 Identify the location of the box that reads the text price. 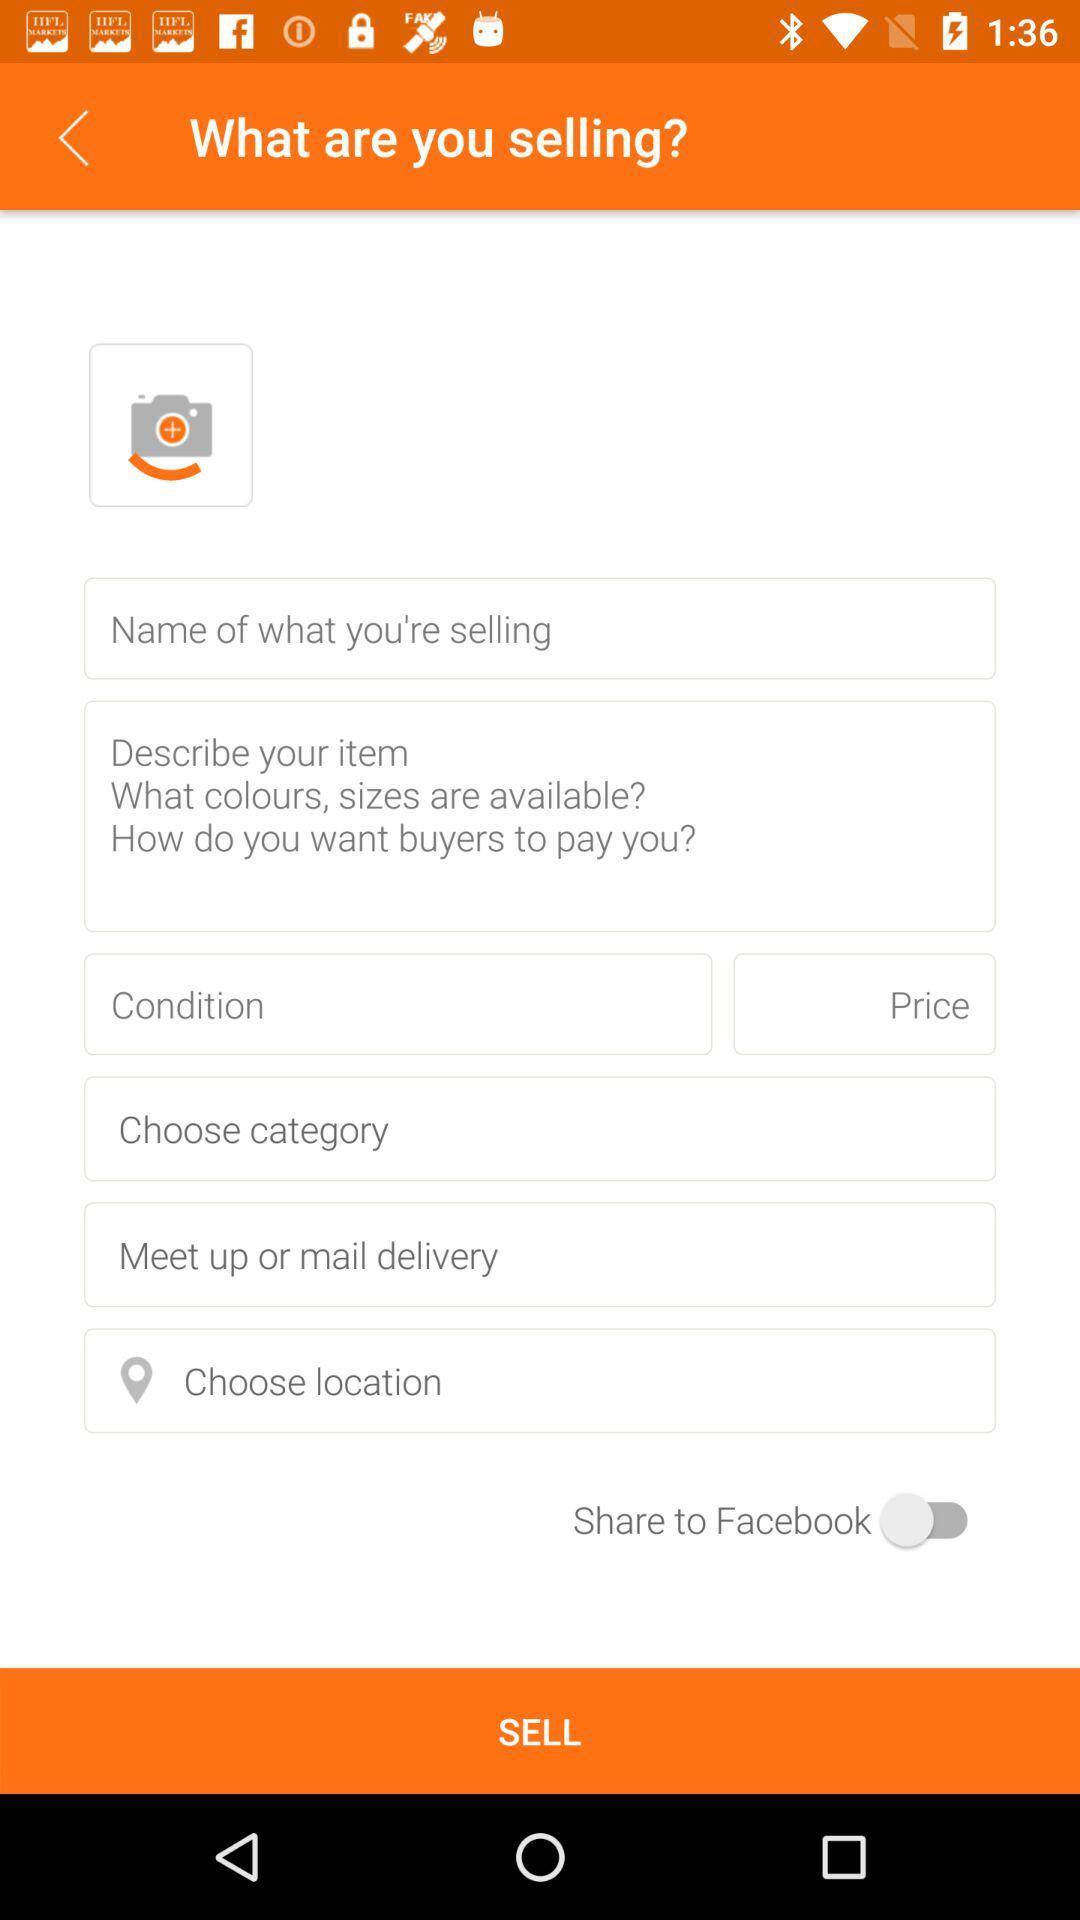
(863, 1003).